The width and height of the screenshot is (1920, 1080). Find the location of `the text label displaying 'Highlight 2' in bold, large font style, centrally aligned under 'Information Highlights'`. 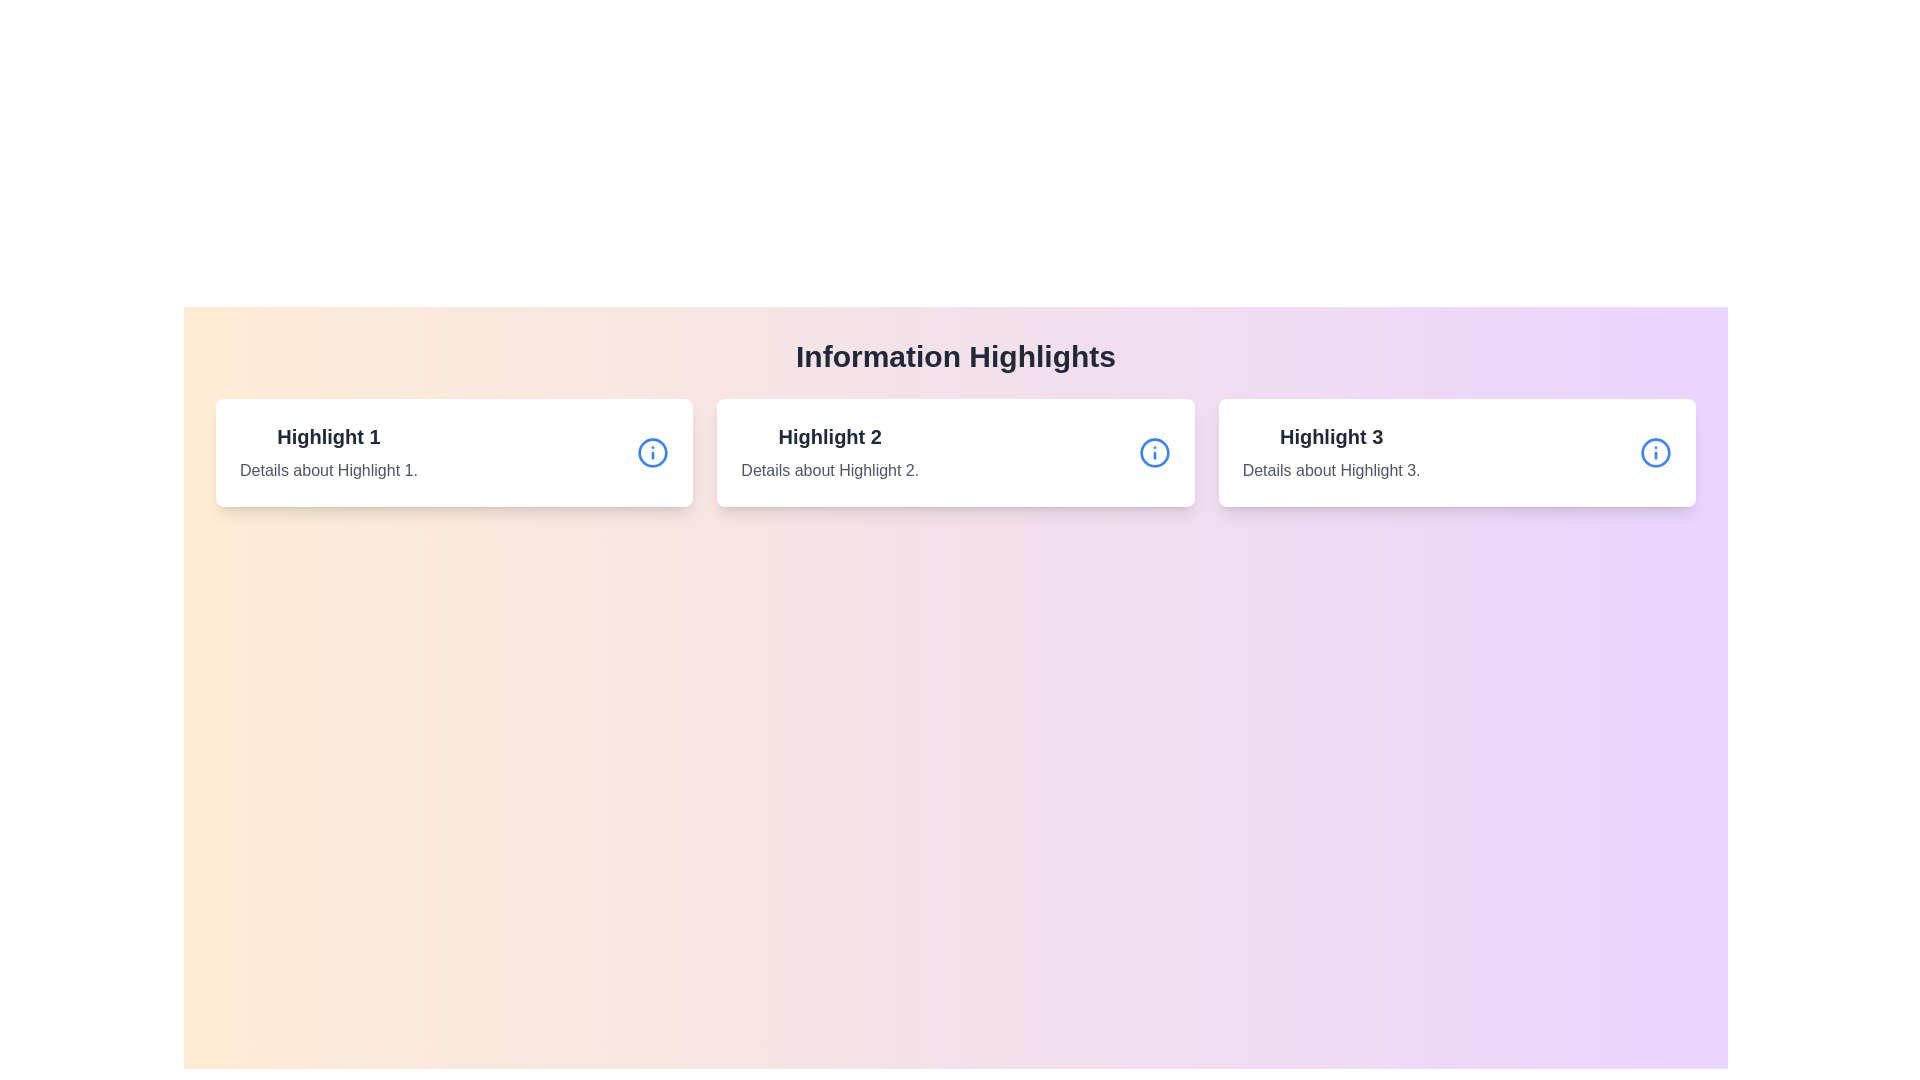

the text label displaying 'Highlight 2' in bold, large font style, centrally aligned under 'Information Highlights' is located at coordinates (830, 435).